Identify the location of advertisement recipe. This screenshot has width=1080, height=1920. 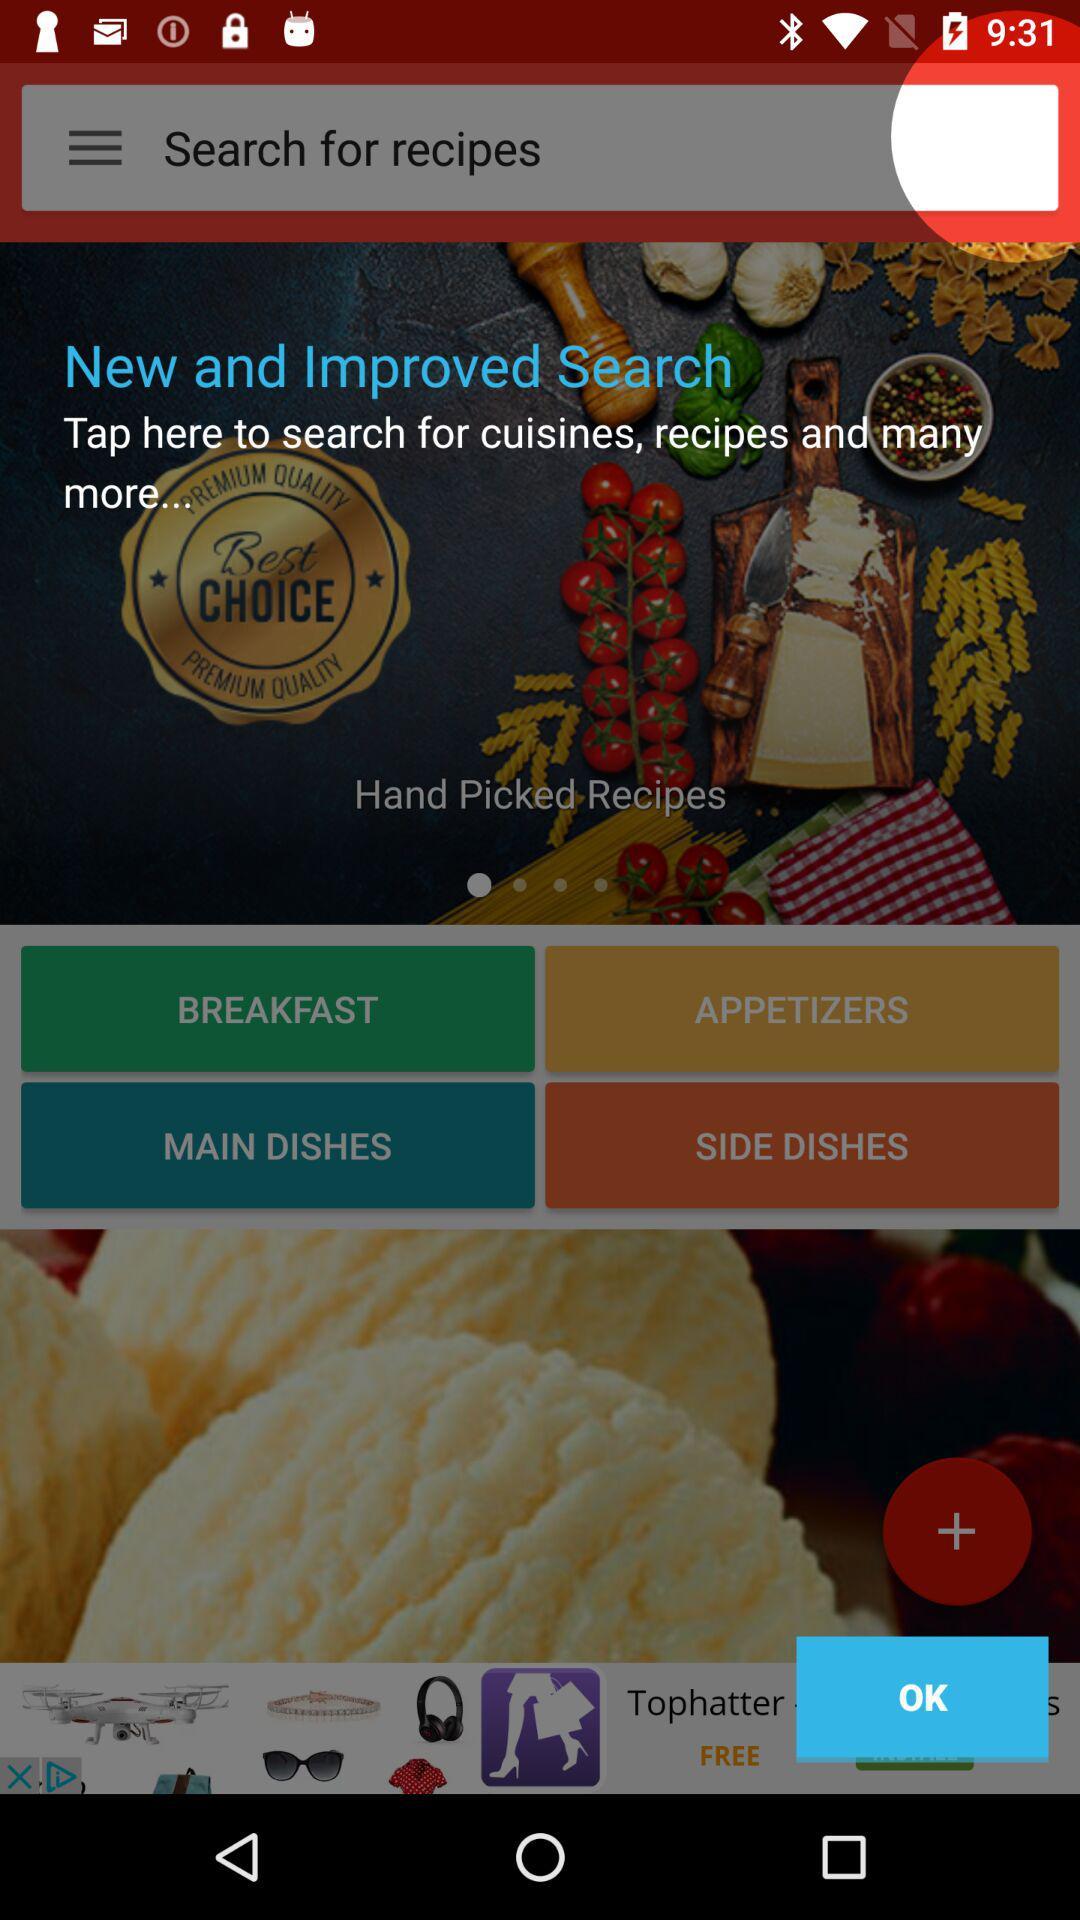
(540, 1445).